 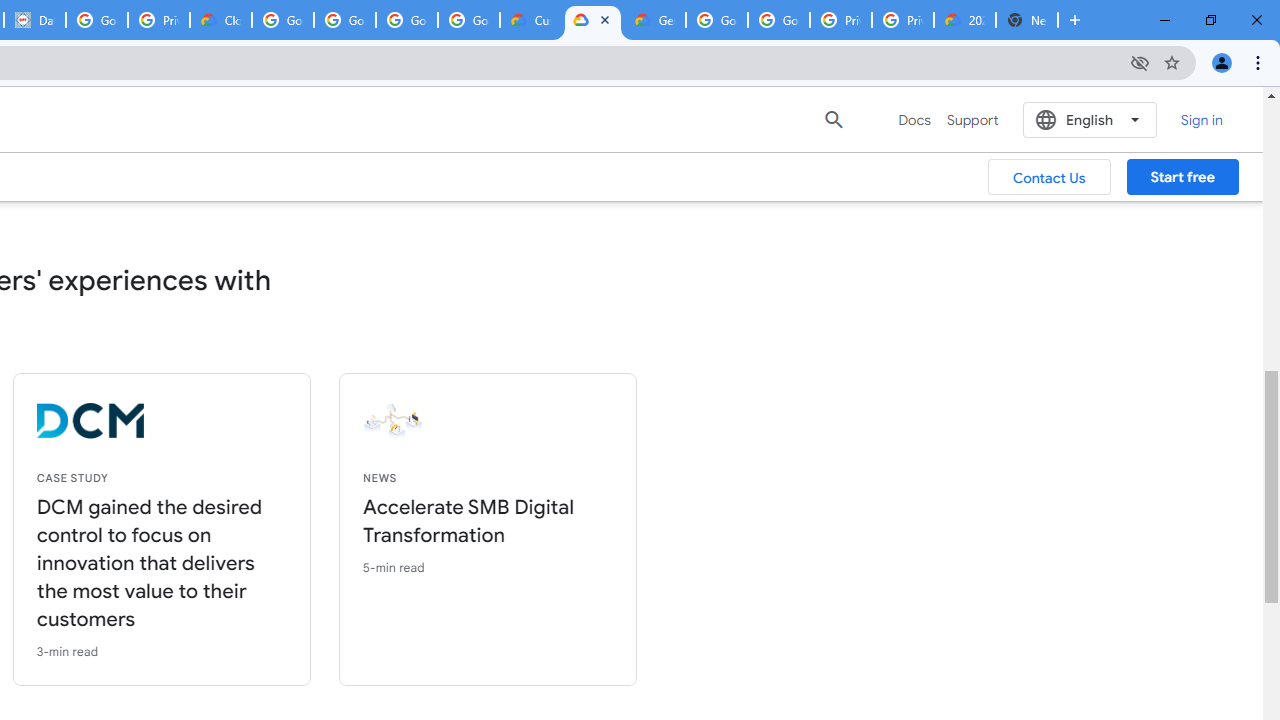 I want to click on 'Google Workspace - Specific Terms', so click(x=406, y=20).